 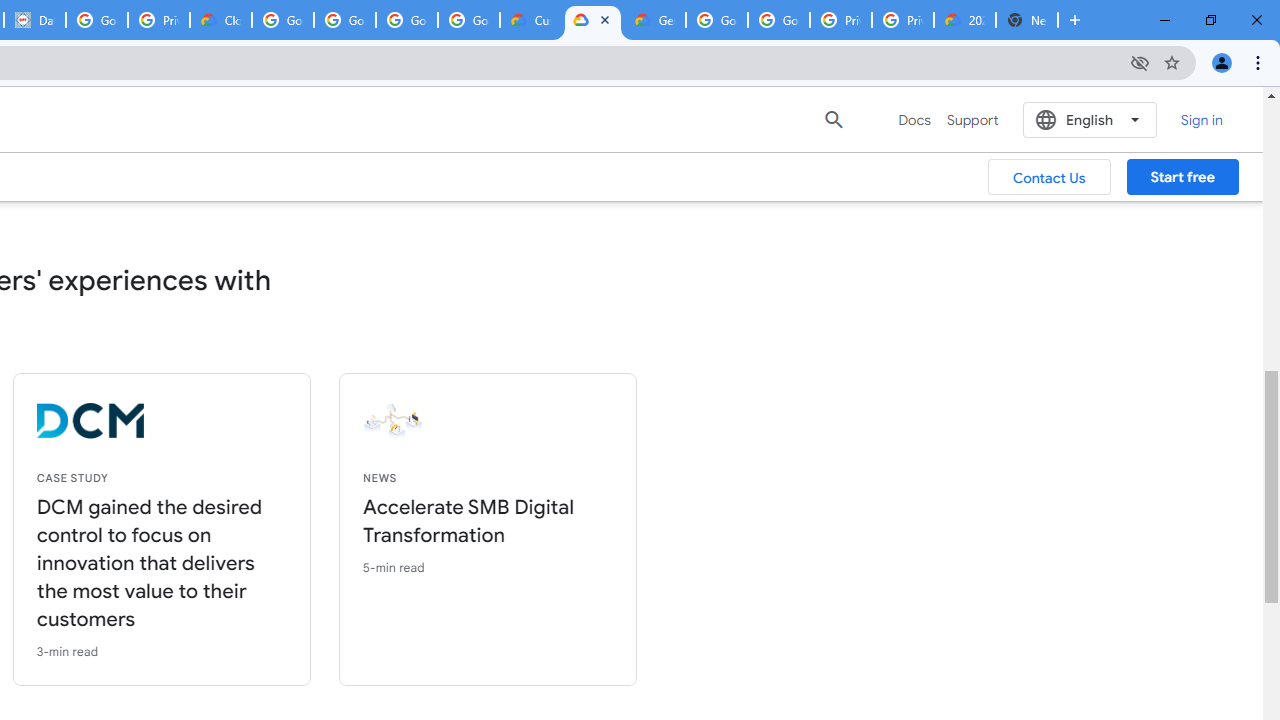 I want to click on 'Google Workspace - Specific Terms', so click(x=406, y=20).